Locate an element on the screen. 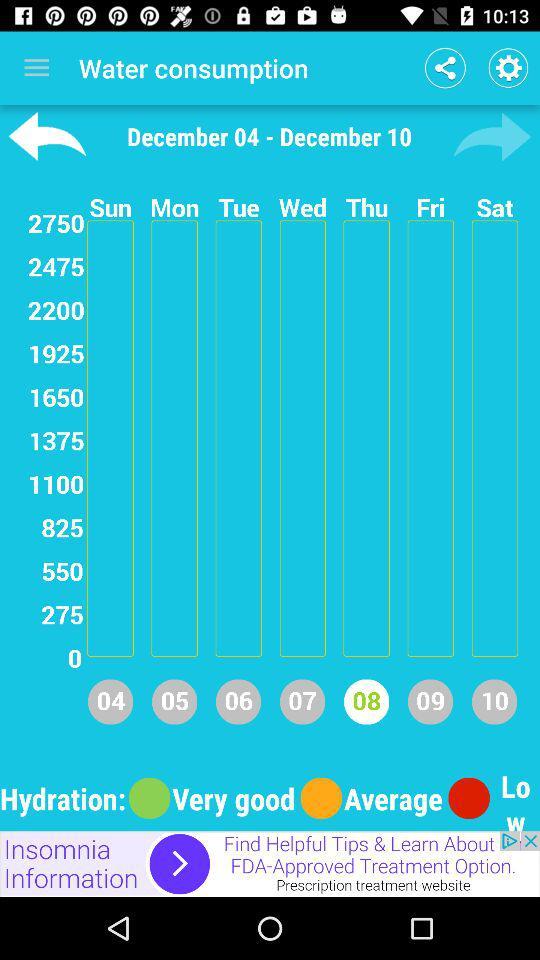  go forward is located at coordinates (491, 135).